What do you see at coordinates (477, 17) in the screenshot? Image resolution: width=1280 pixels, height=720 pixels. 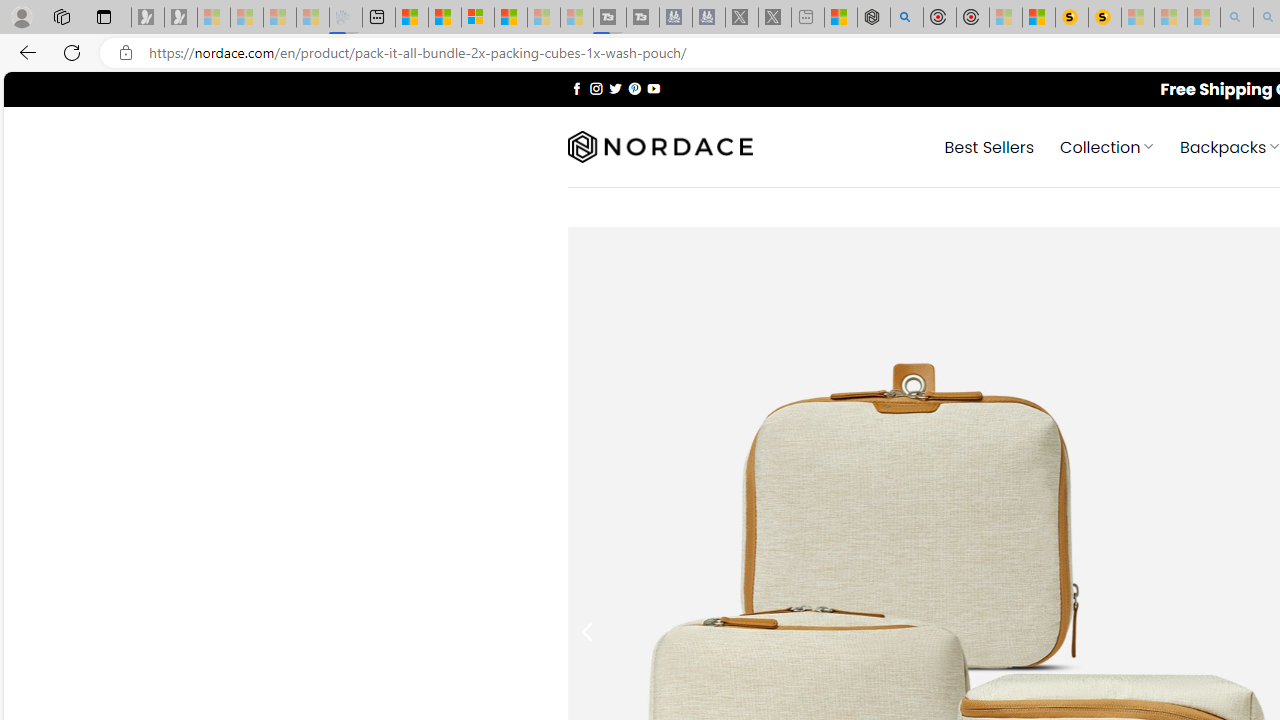 I see `'Overview'` at bounding box center [477, 17].